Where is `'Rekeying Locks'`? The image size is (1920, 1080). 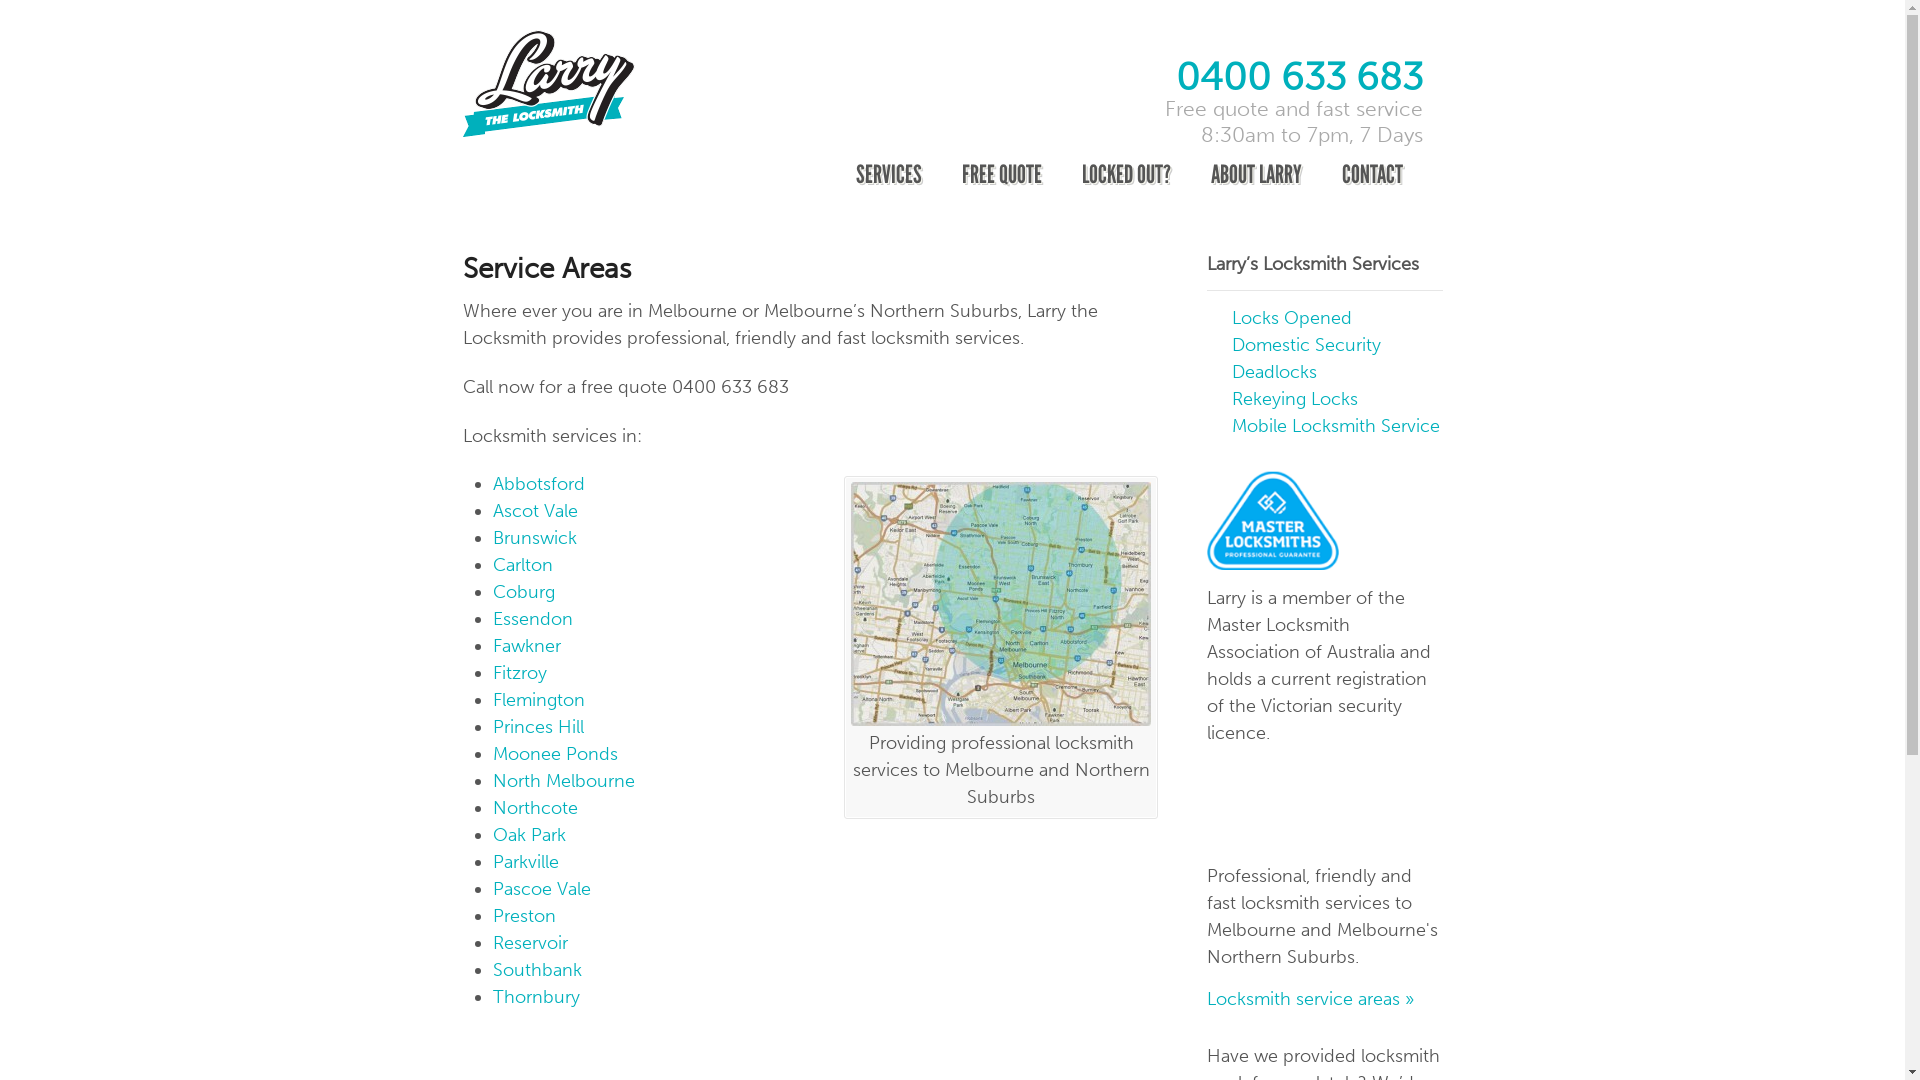 'Rekeying Locks' is located at coordinates (1295, 398).